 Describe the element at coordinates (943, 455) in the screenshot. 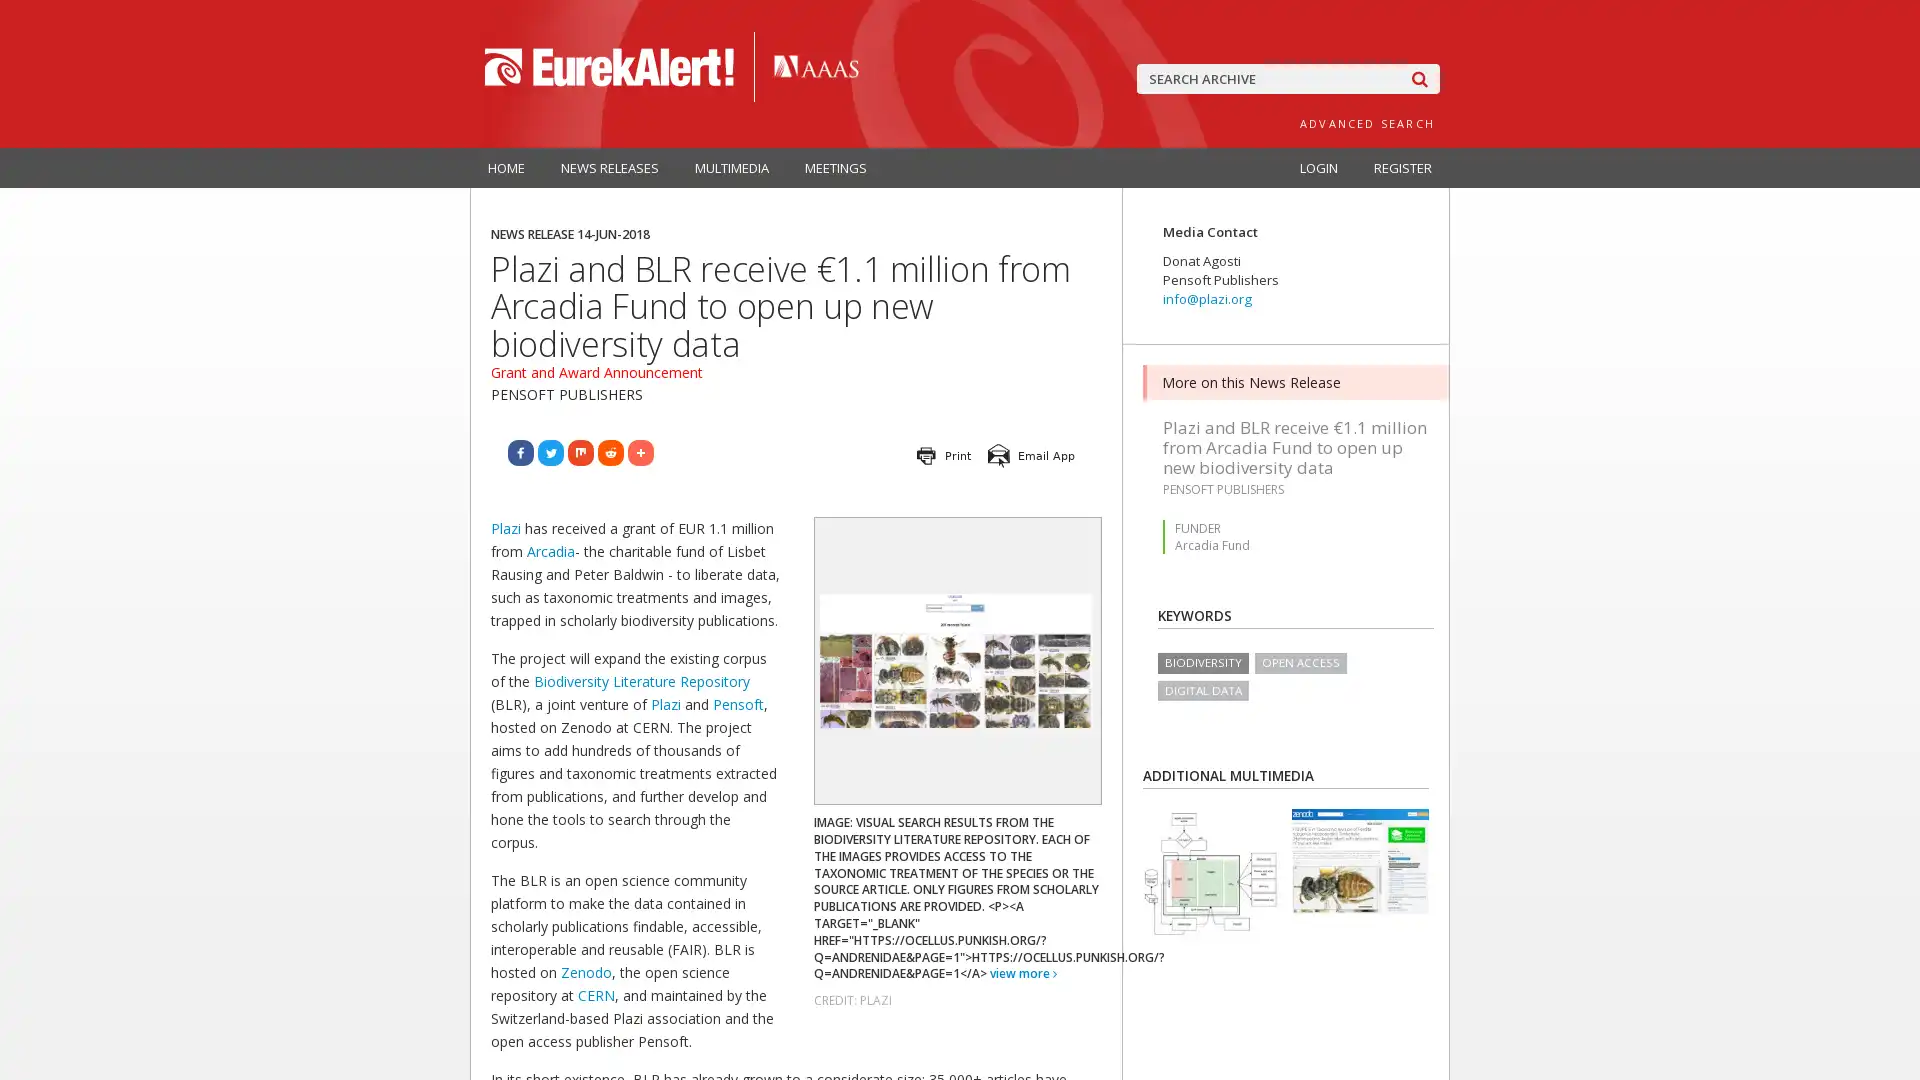

I see `Share to PrintPrint` at that location.